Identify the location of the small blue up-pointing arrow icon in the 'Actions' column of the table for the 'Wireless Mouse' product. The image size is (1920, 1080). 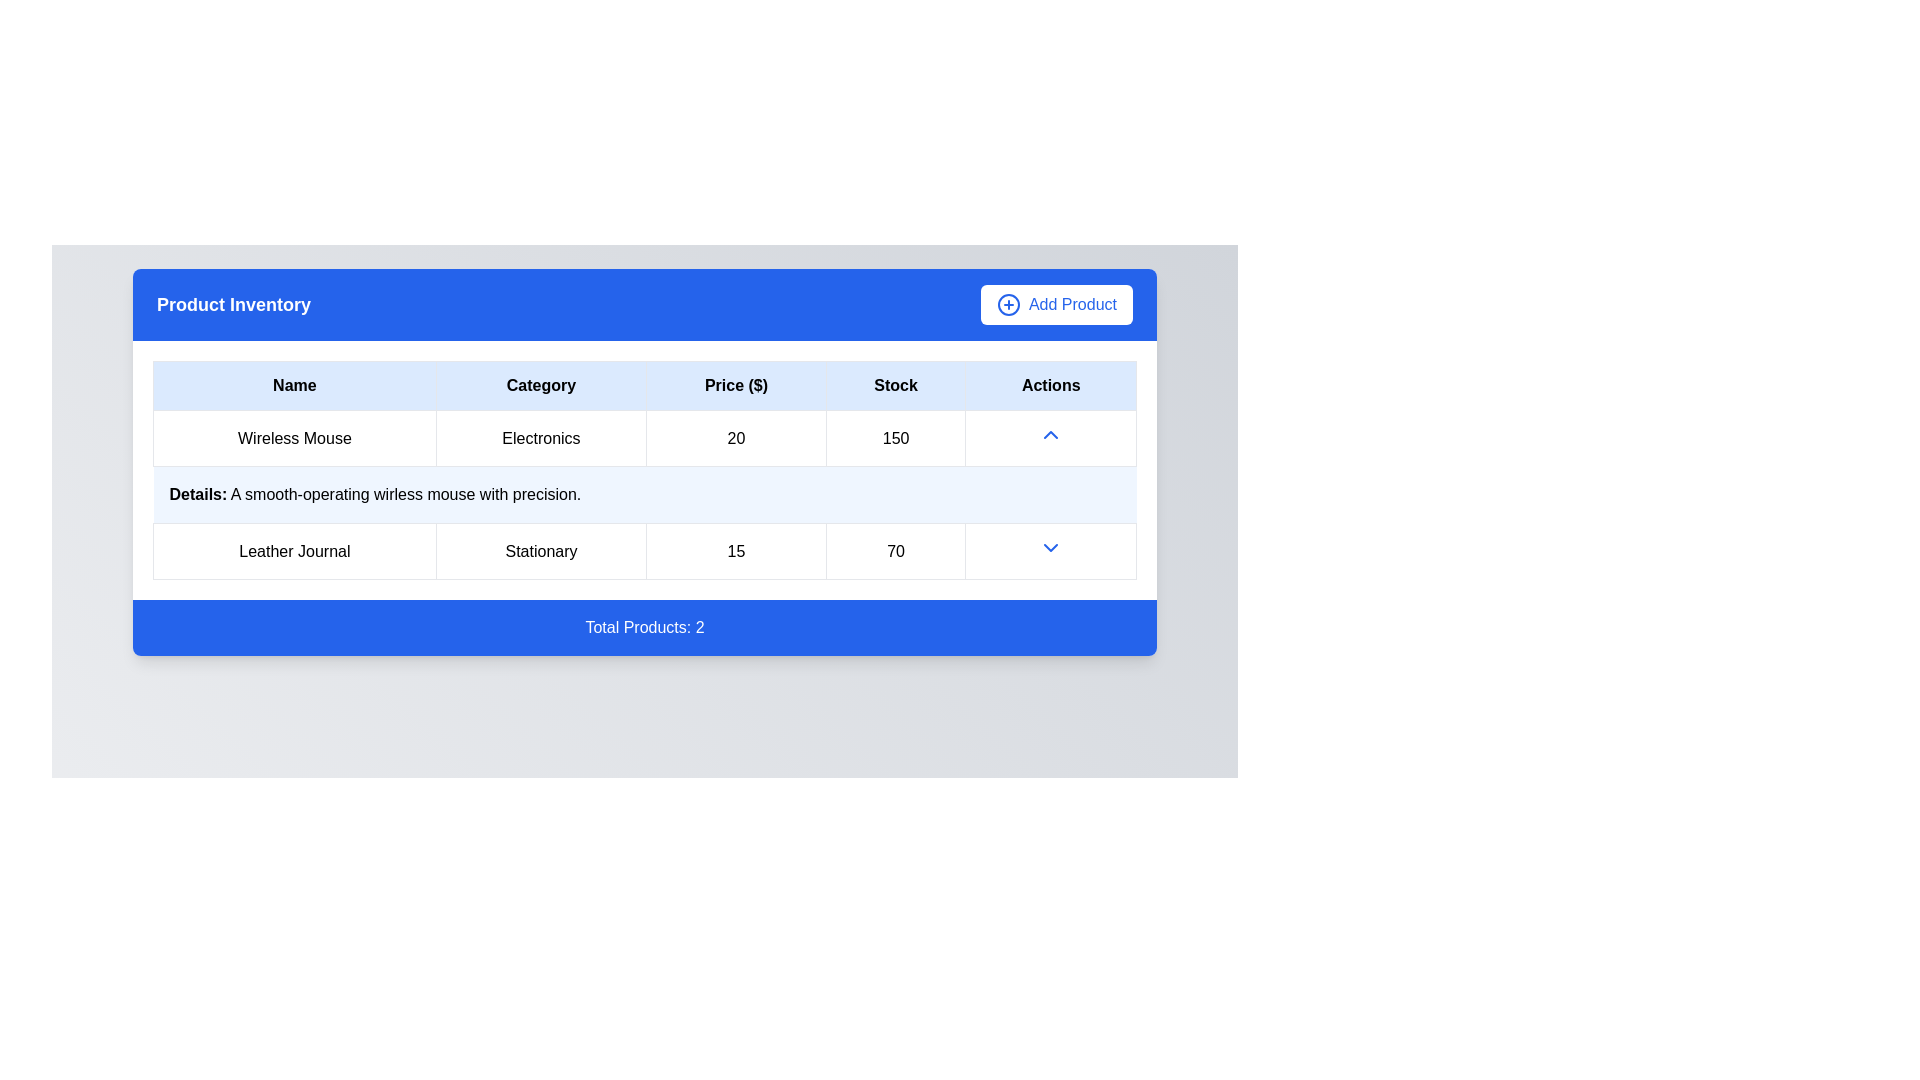
(1050, 437).